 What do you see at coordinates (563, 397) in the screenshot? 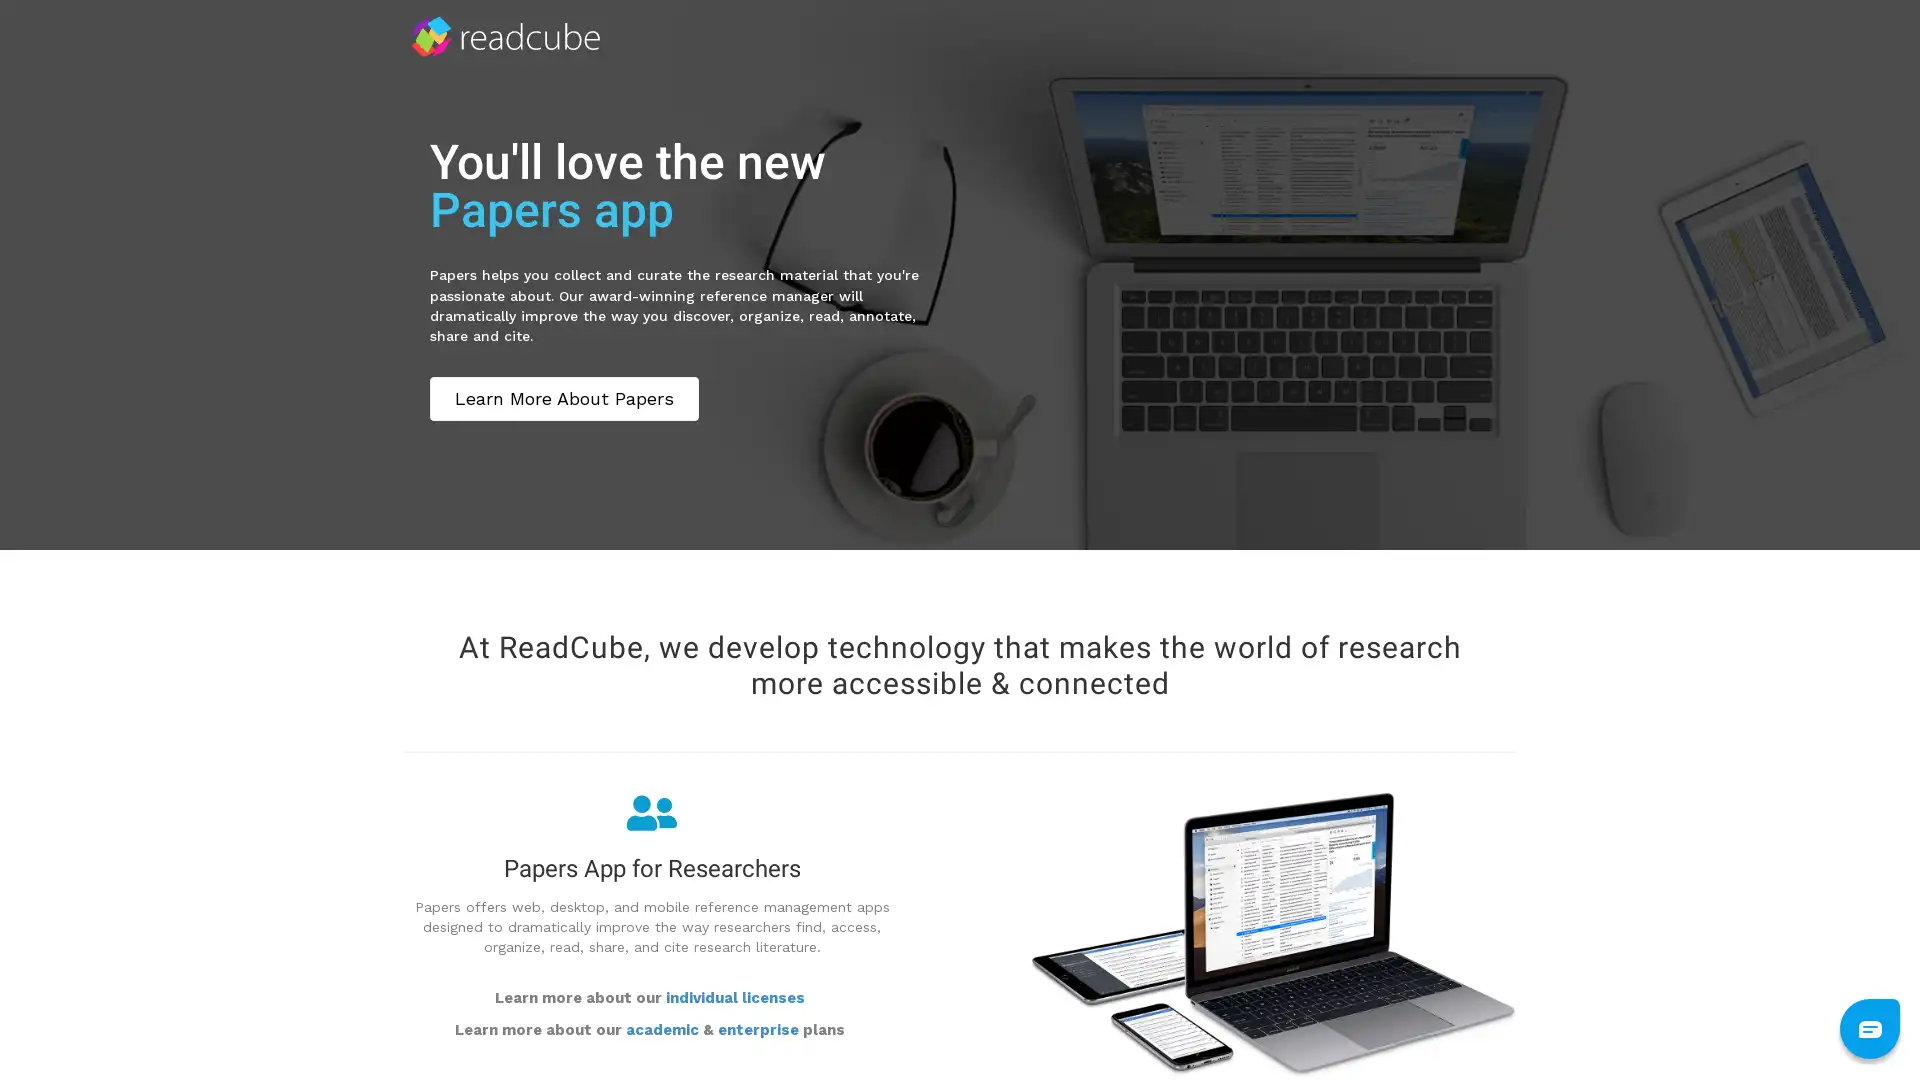
I see `Learn More About Papers` at bounding box center [563, 397].